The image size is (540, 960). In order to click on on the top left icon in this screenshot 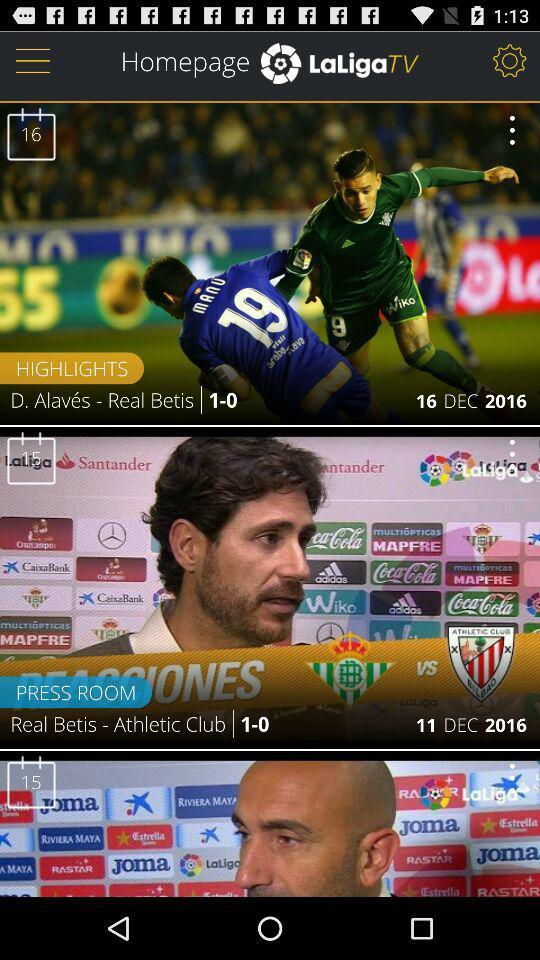, I will do `click(31, 59)`.